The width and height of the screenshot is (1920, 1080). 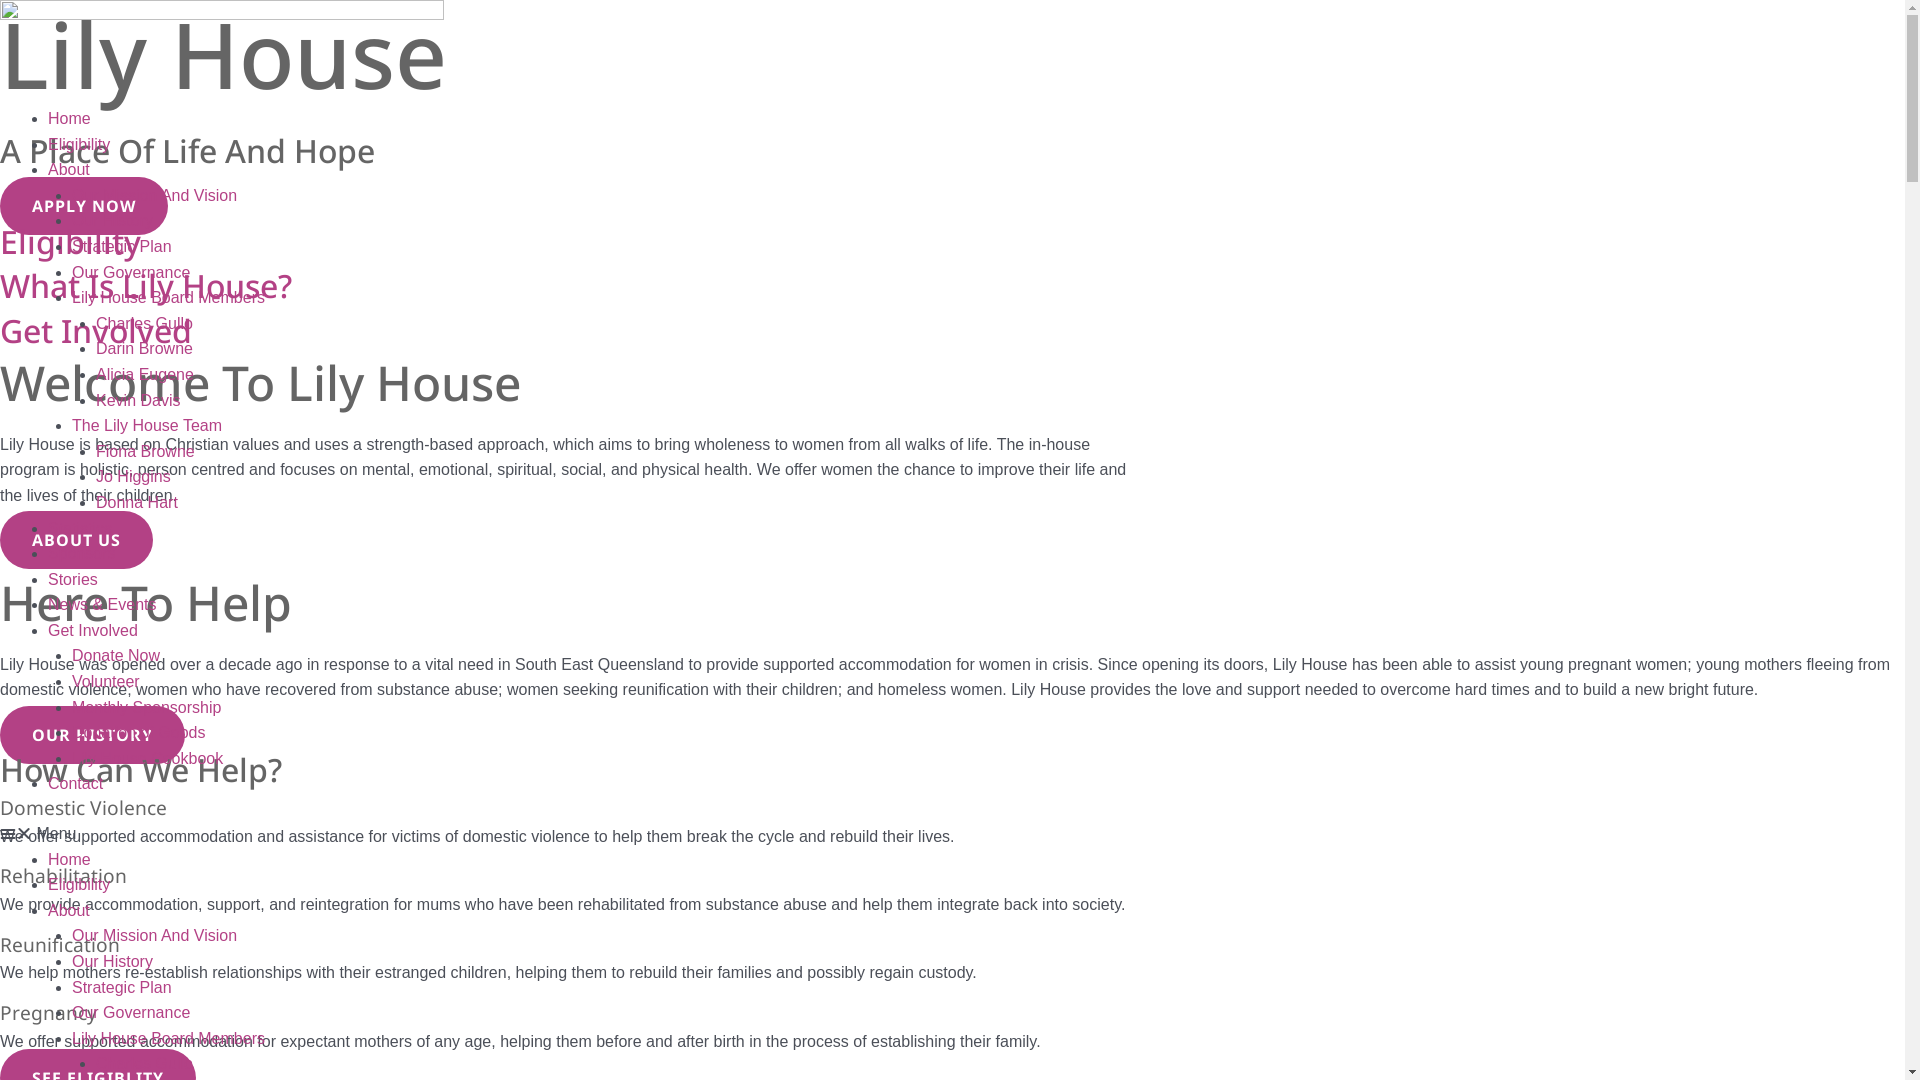 What do you see at coordinates (143, 322) in the screenshot?
I see `'Charles Gullo'` at bounding box center [143, 322].